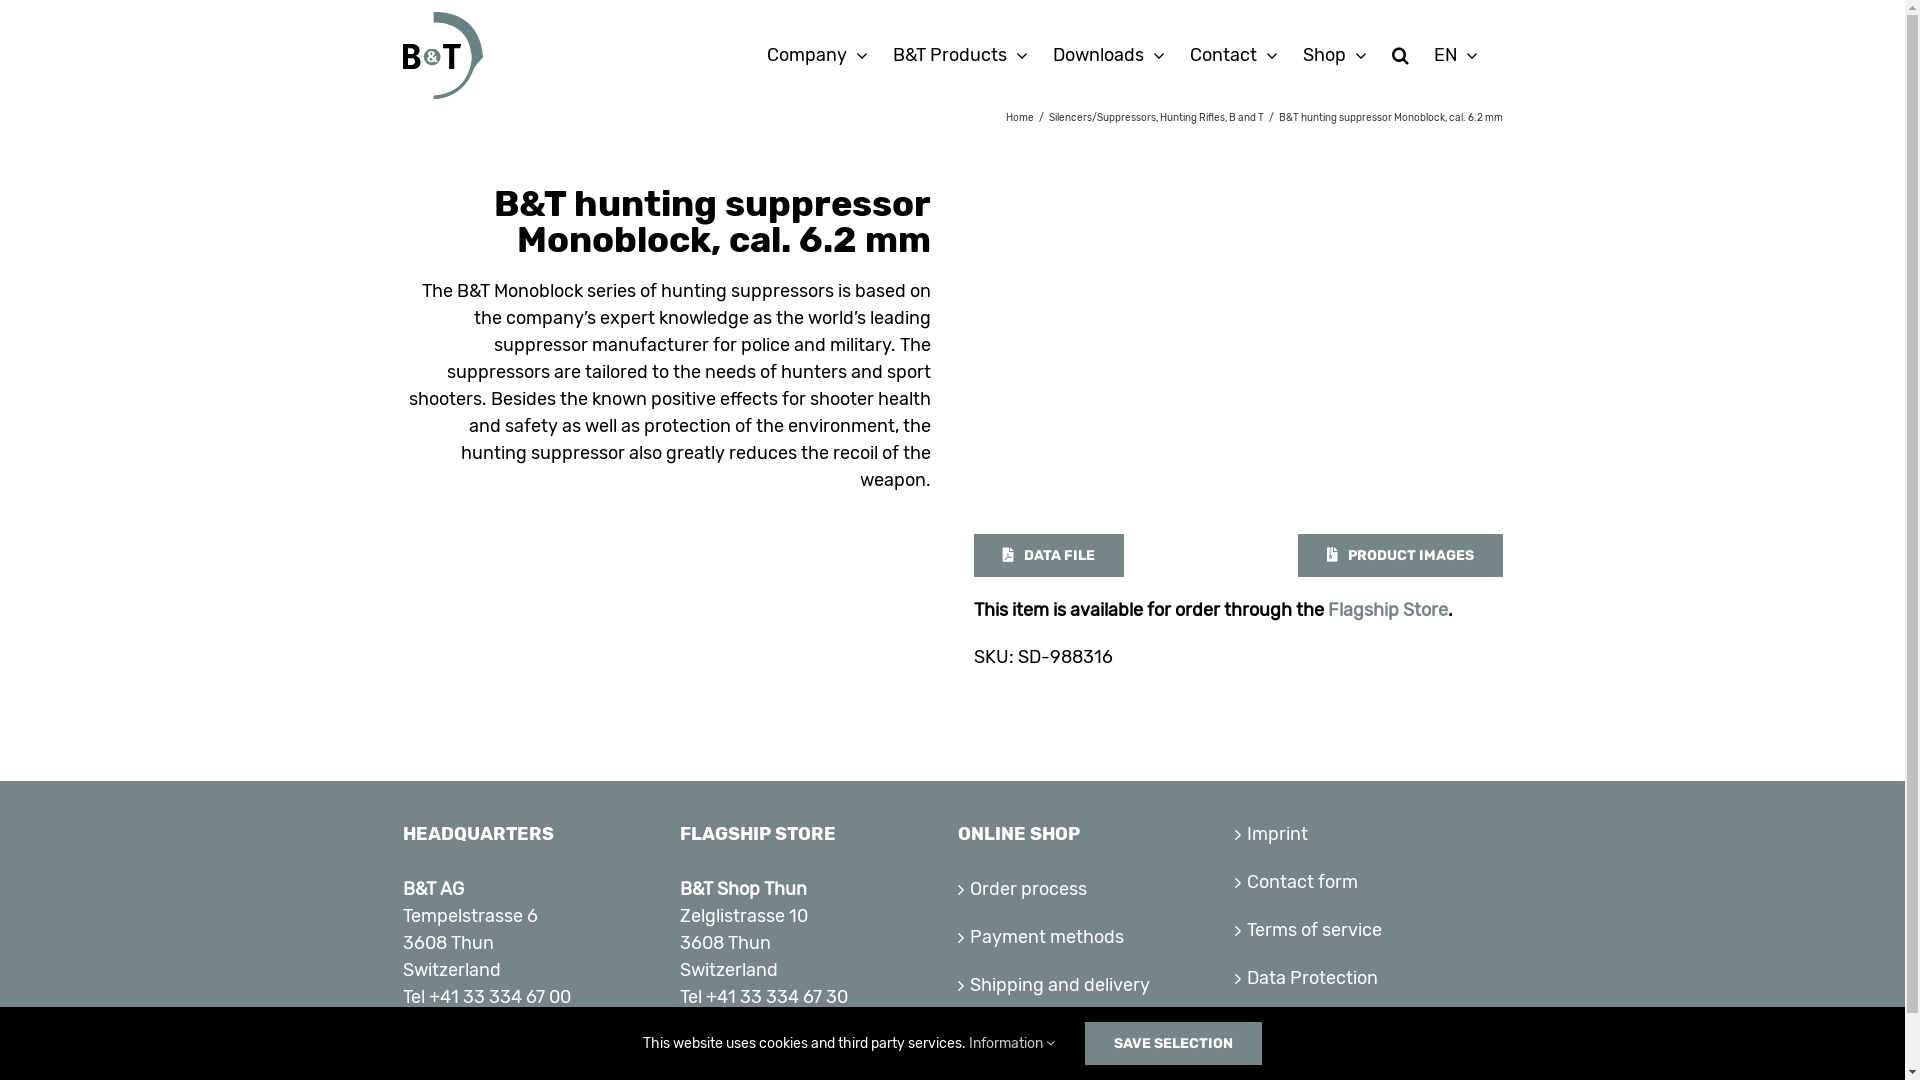 This screenshot has height=1080, width=1920. I want to click on 'Contact form', so click(1368, 881).